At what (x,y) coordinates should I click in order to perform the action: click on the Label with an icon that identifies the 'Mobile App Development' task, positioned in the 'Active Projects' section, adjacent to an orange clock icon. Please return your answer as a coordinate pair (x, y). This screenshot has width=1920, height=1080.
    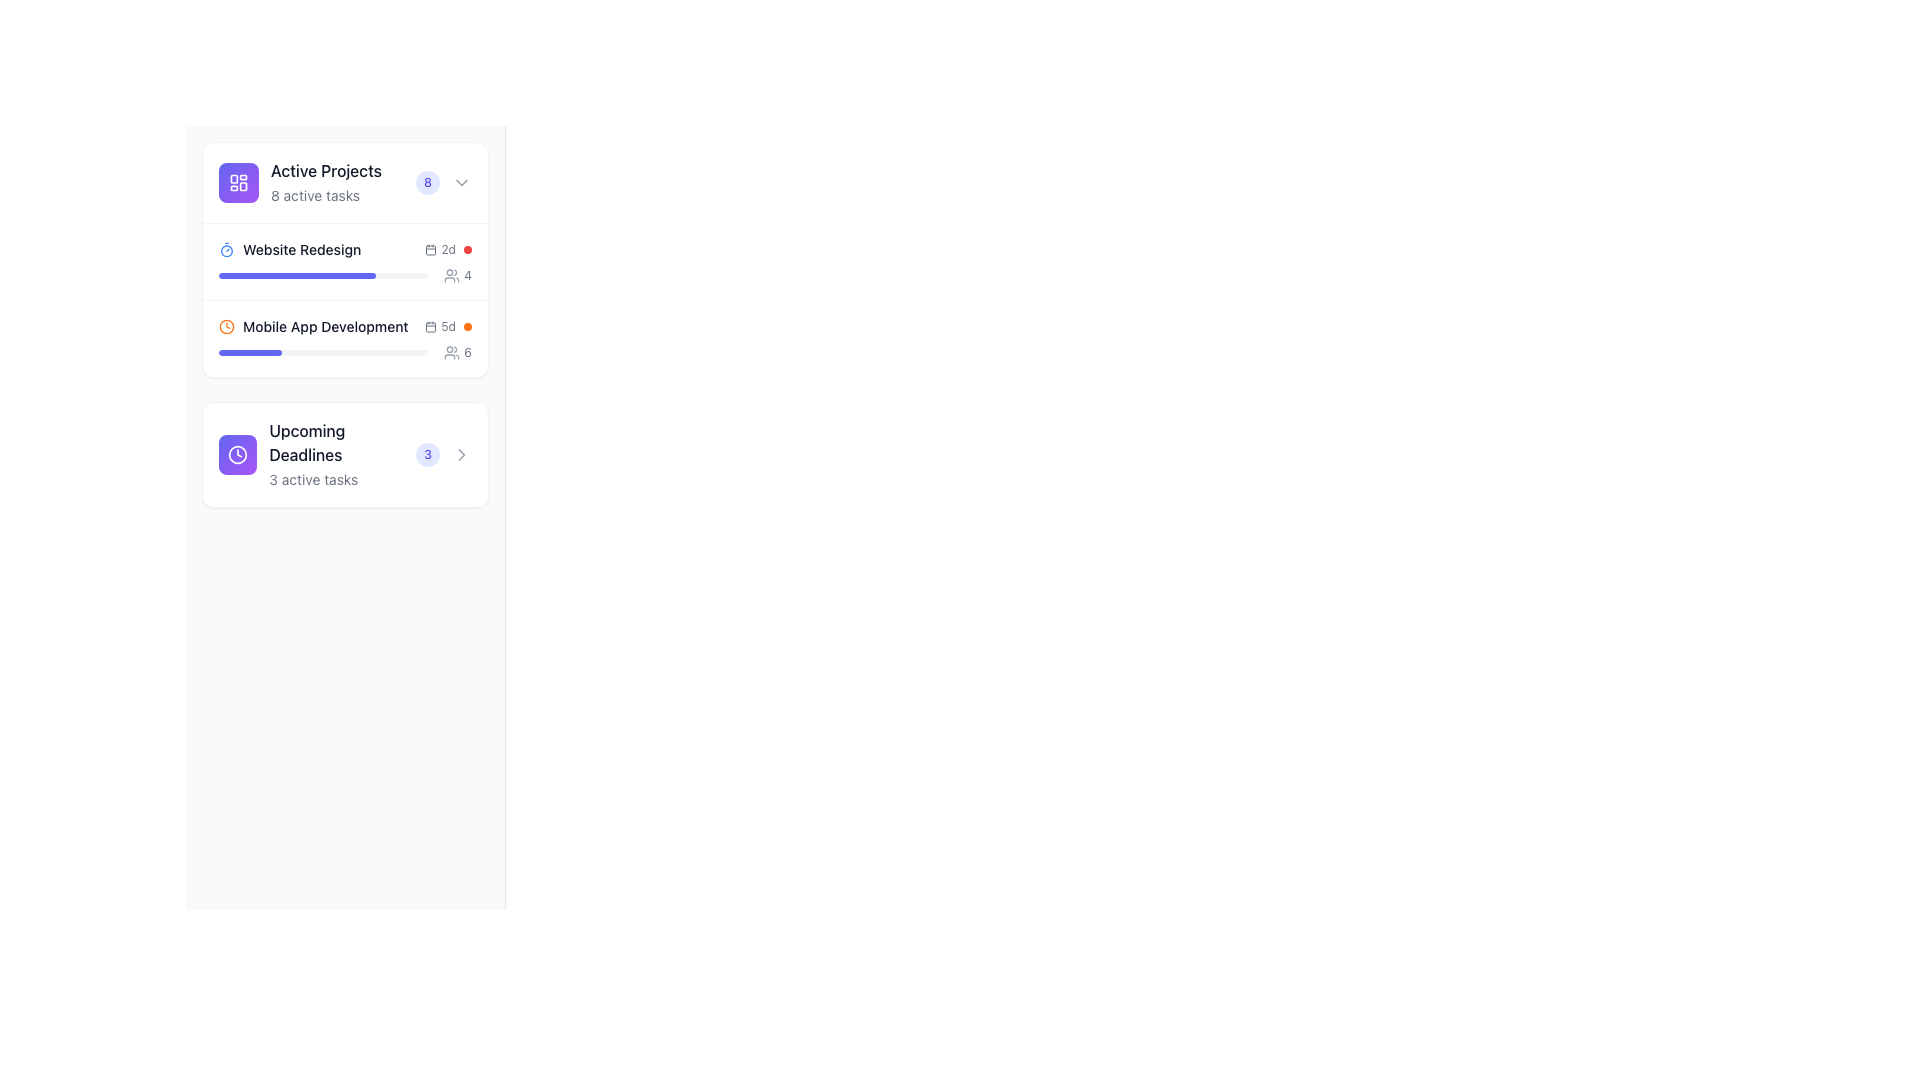
    Looking at the image, I should click on (312, 326).